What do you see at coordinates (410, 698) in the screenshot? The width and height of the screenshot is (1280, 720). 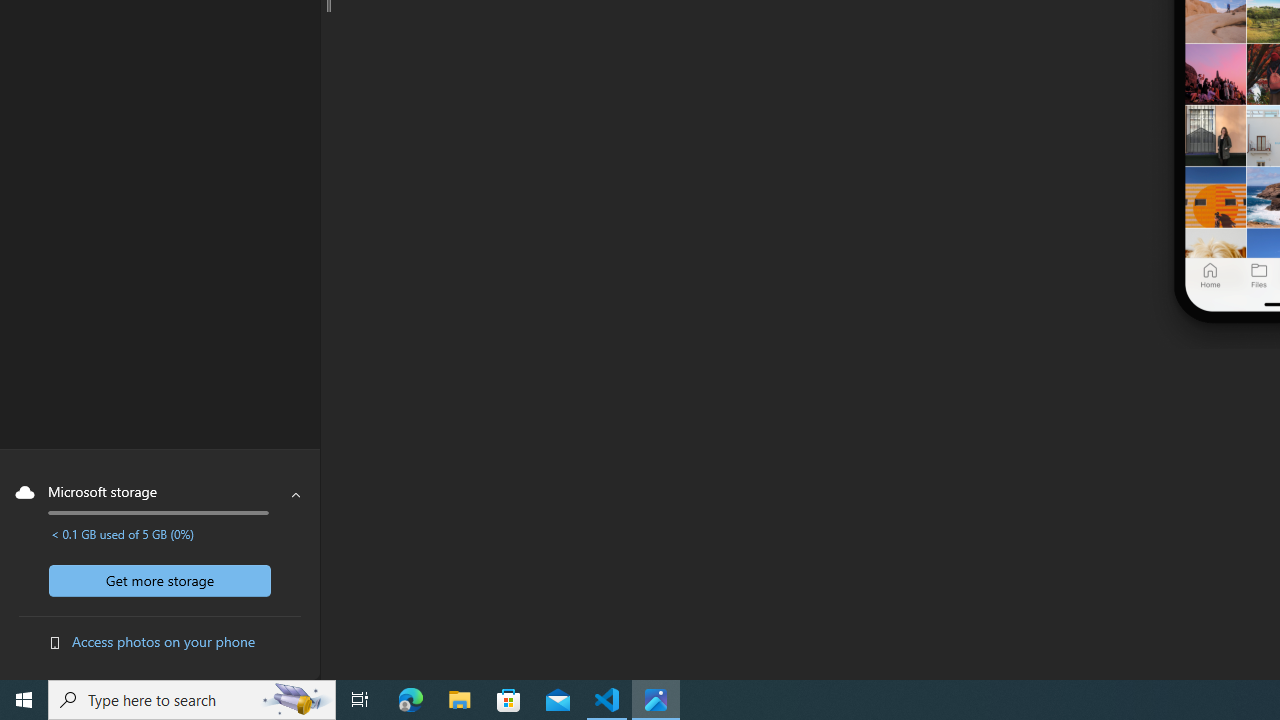 I see `'Microsoft Edge'` at bounding box center [410, 698].